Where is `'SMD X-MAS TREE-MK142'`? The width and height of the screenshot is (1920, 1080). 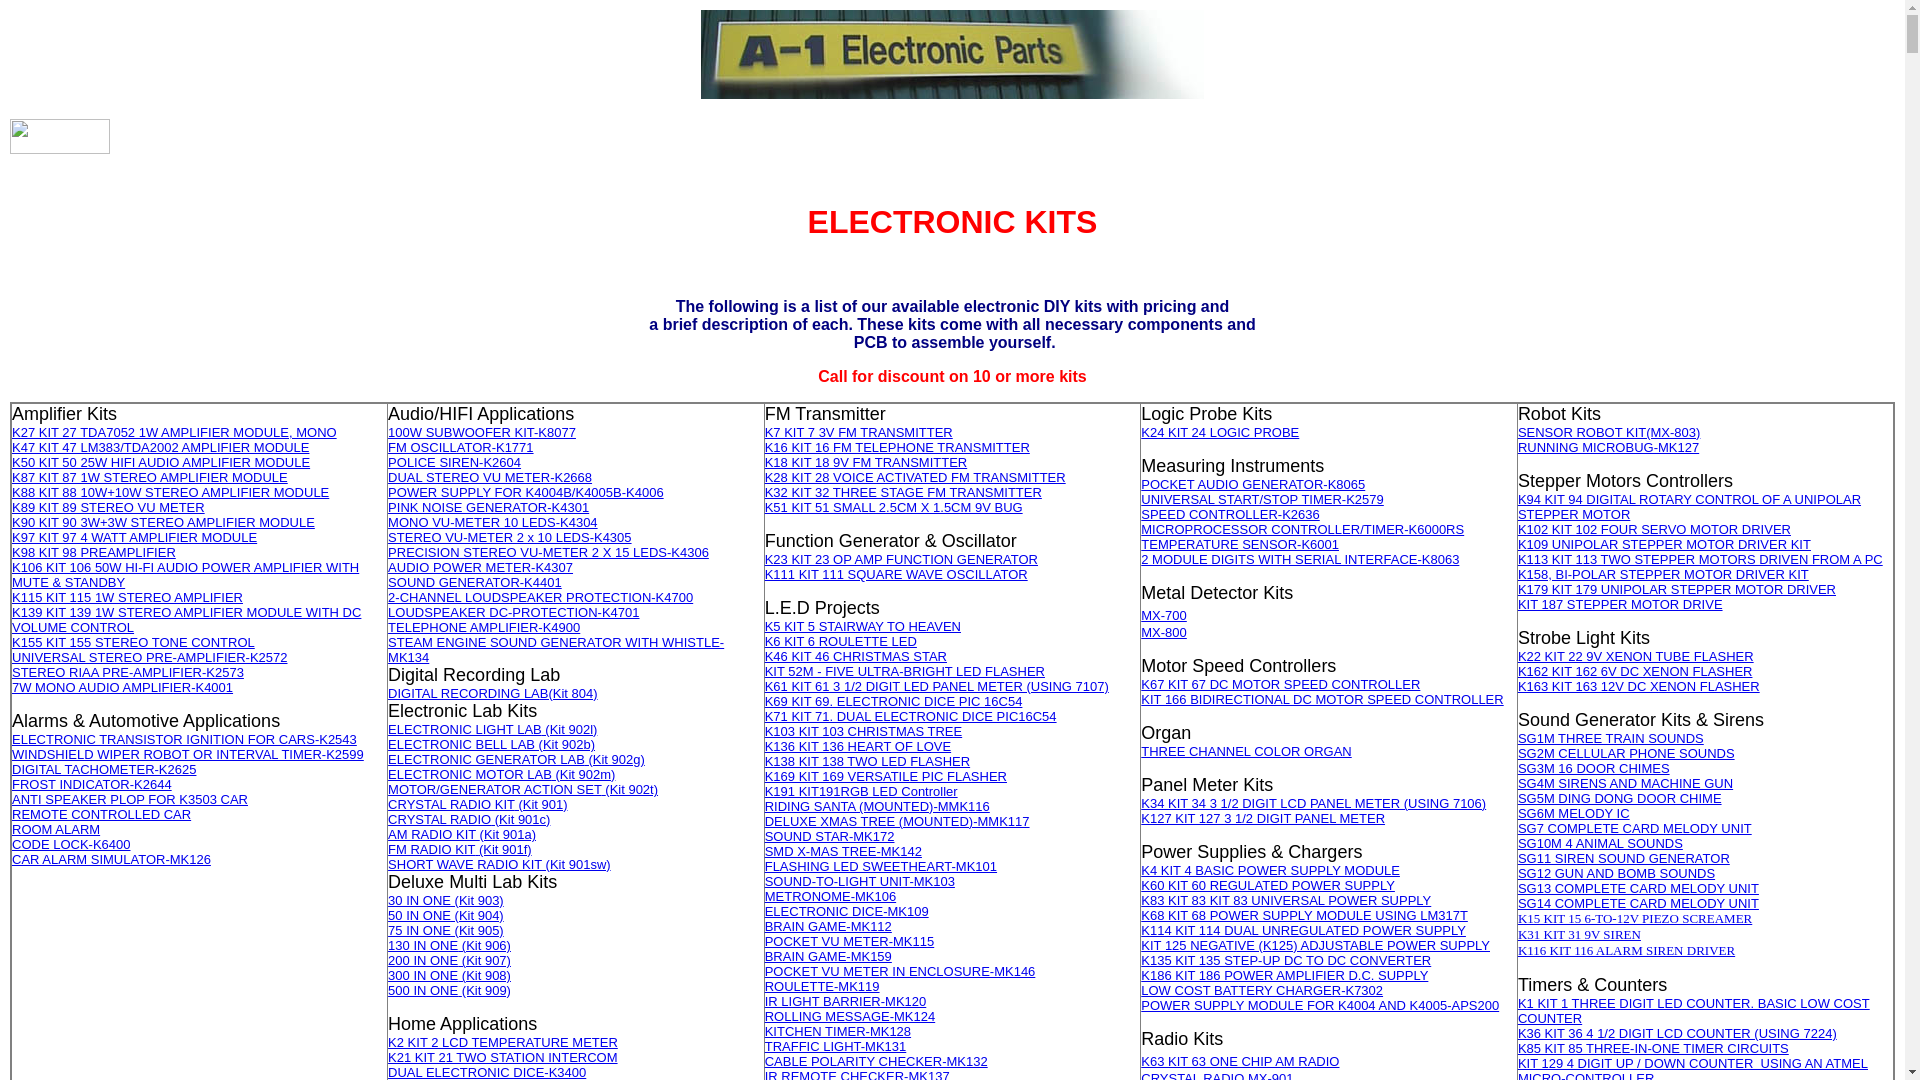 'SMD X-MAS TREE-MK142' is located at coordinates (843, 851).